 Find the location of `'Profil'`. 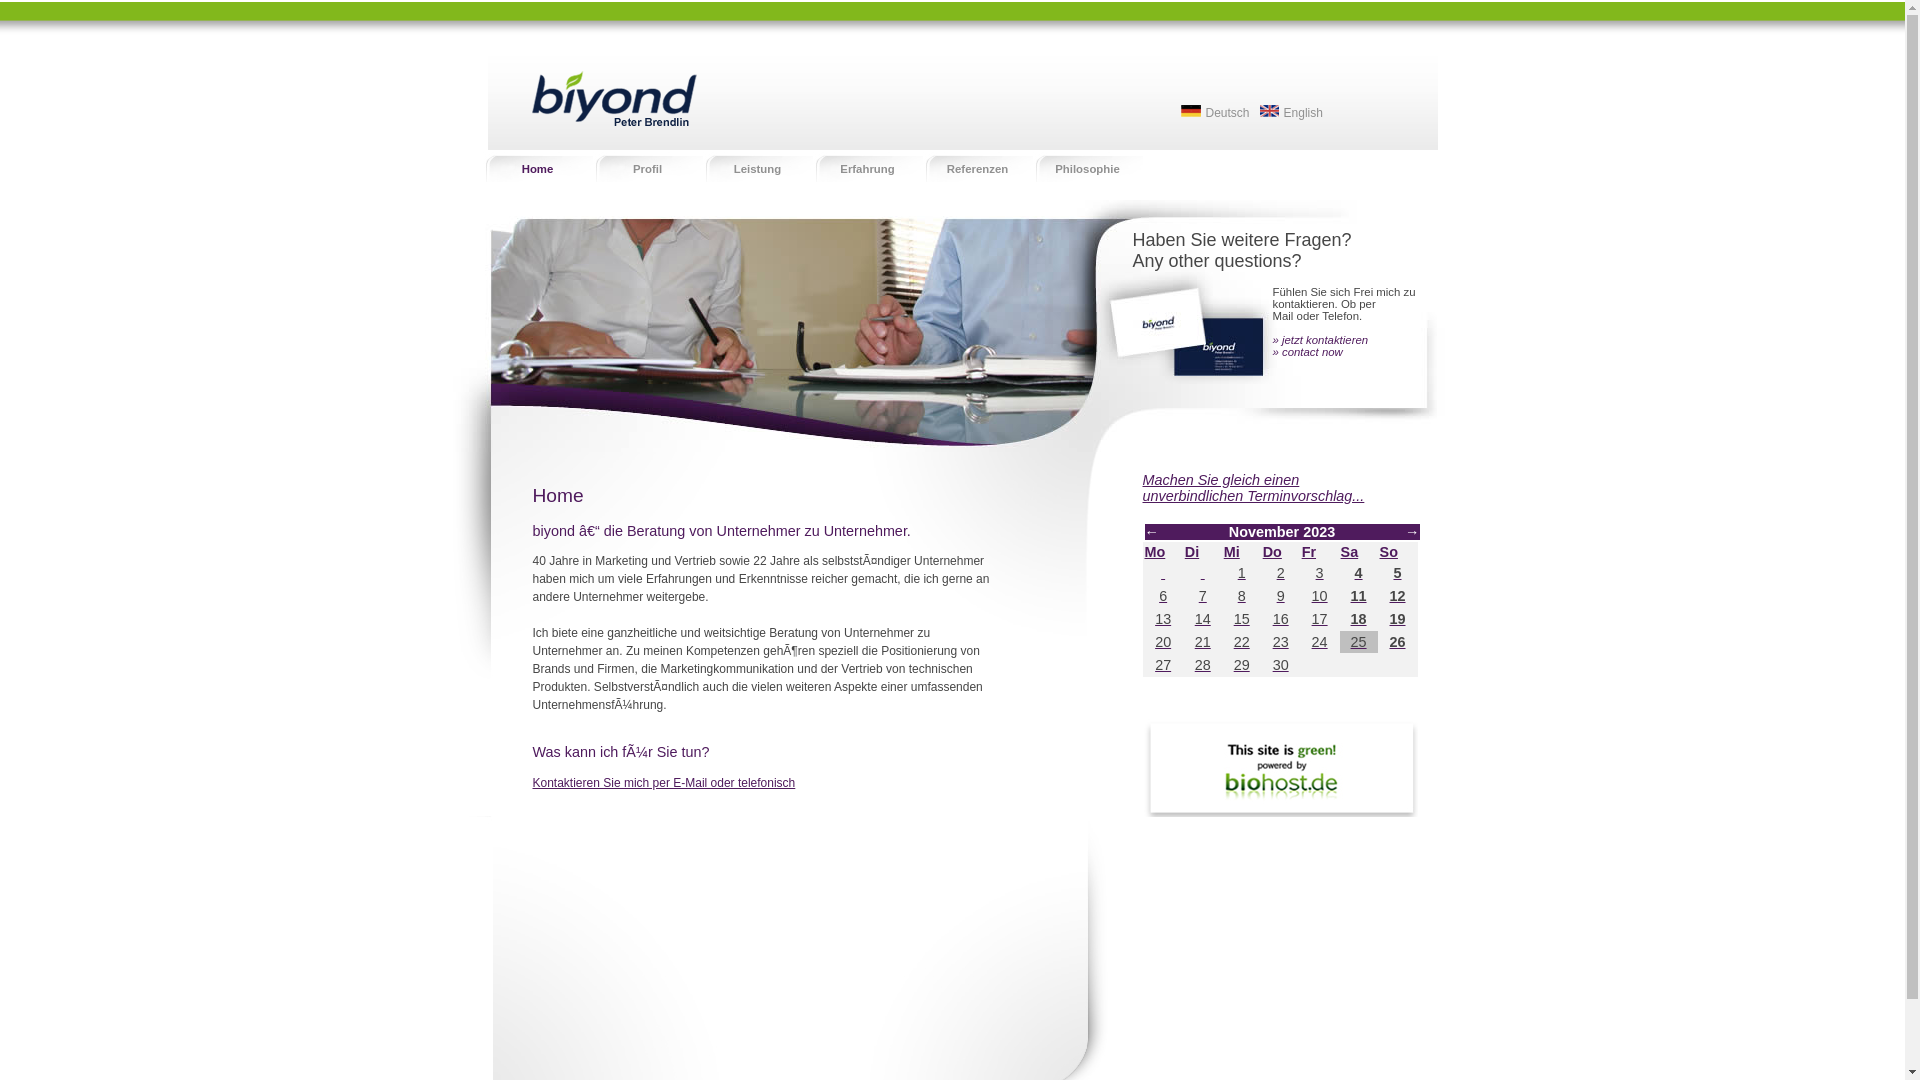

'Profil' is located at coordinates (647, 165).